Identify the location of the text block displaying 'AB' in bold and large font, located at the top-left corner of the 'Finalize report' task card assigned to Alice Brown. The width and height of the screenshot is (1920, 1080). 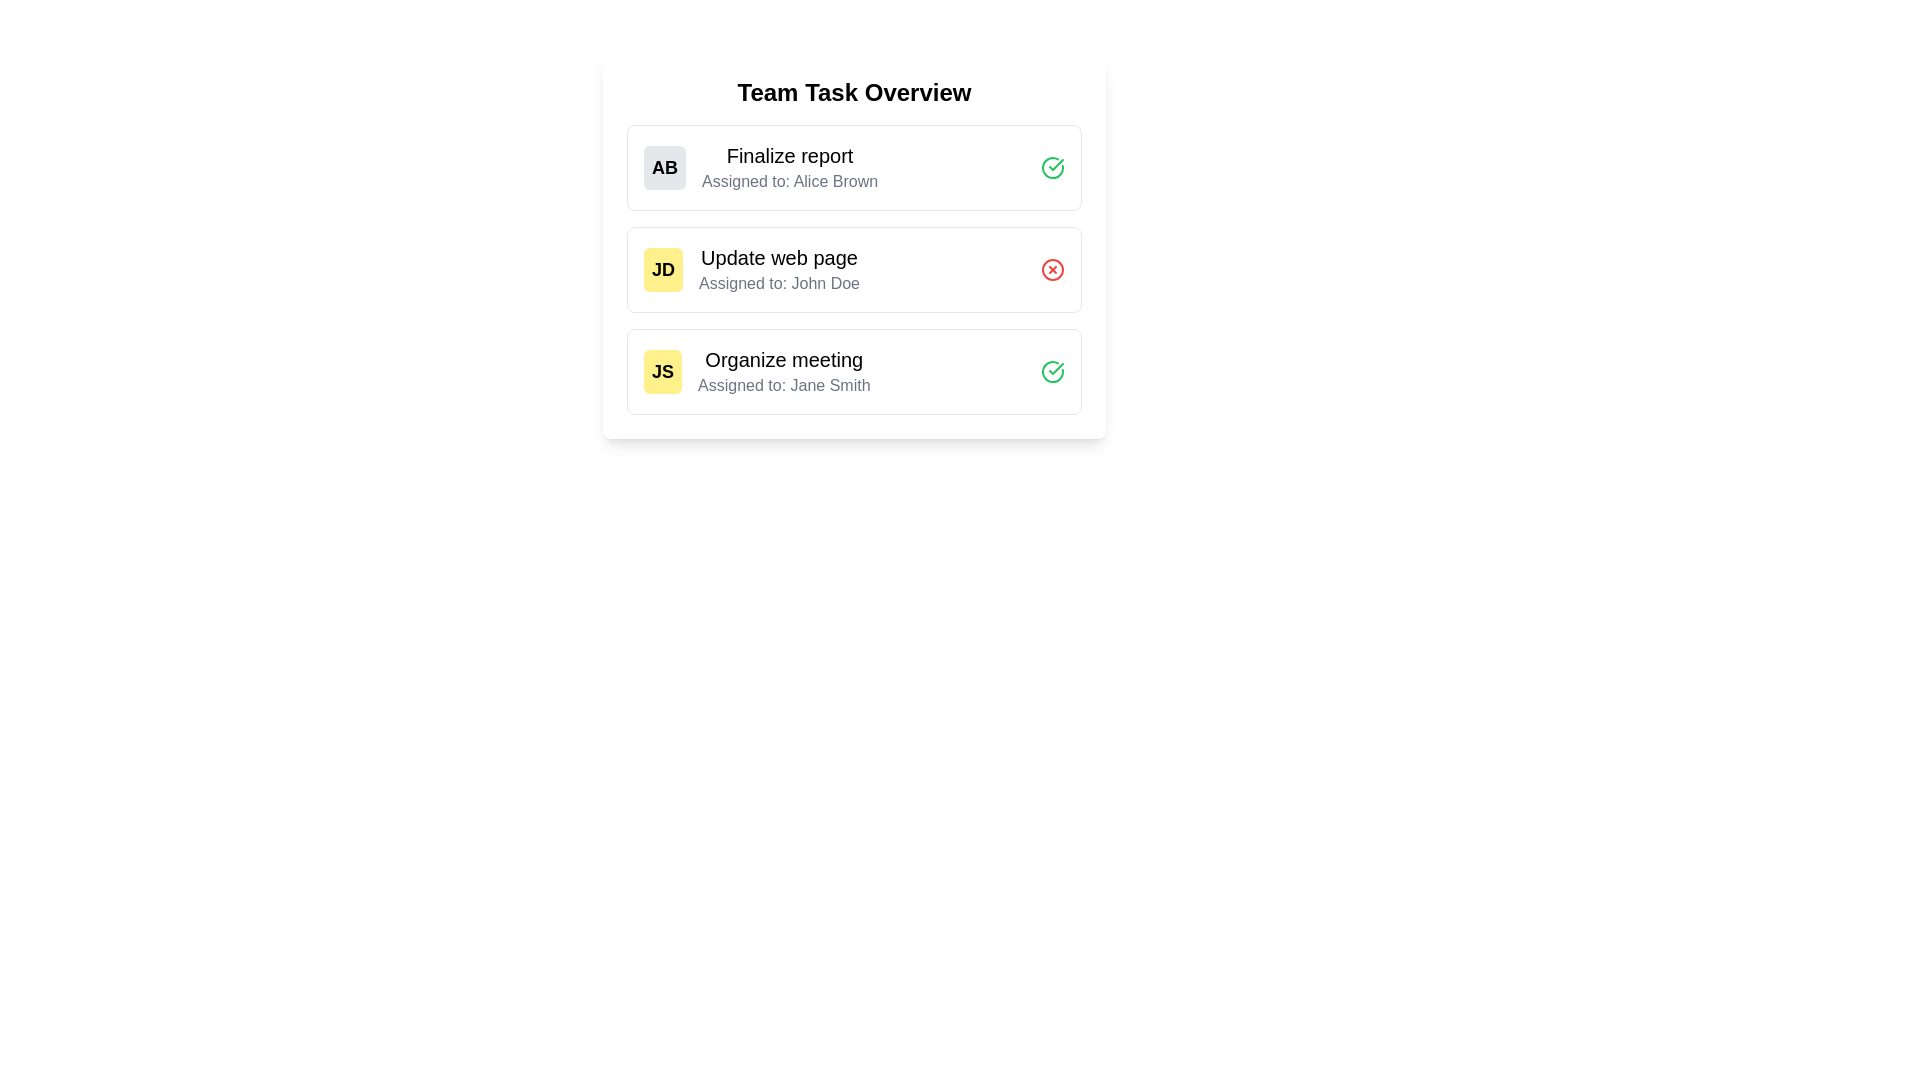
(665, 167).